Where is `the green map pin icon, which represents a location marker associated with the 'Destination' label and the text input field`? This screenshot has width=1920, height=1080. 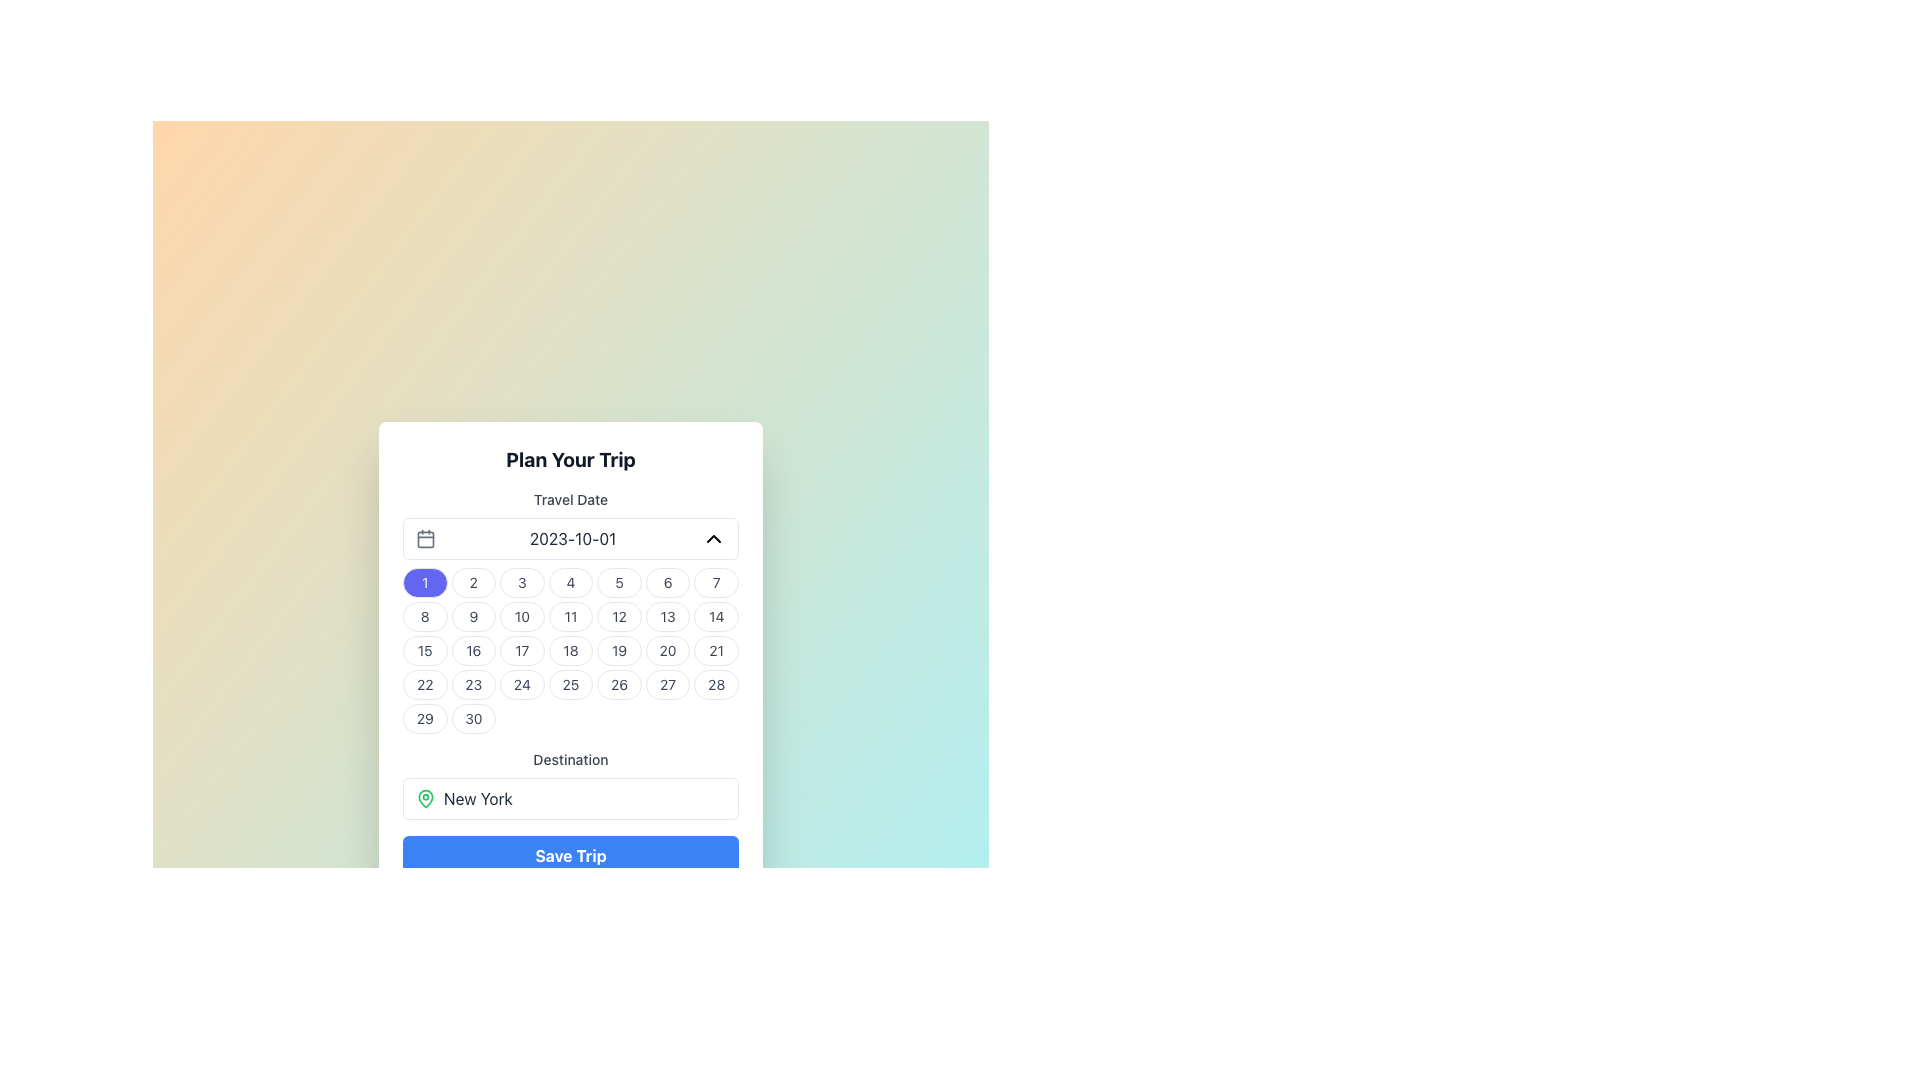 the green map pin icon, which represents a location marker associated with the 'Destination' label and the text input field is located at coordinates (425, 797).